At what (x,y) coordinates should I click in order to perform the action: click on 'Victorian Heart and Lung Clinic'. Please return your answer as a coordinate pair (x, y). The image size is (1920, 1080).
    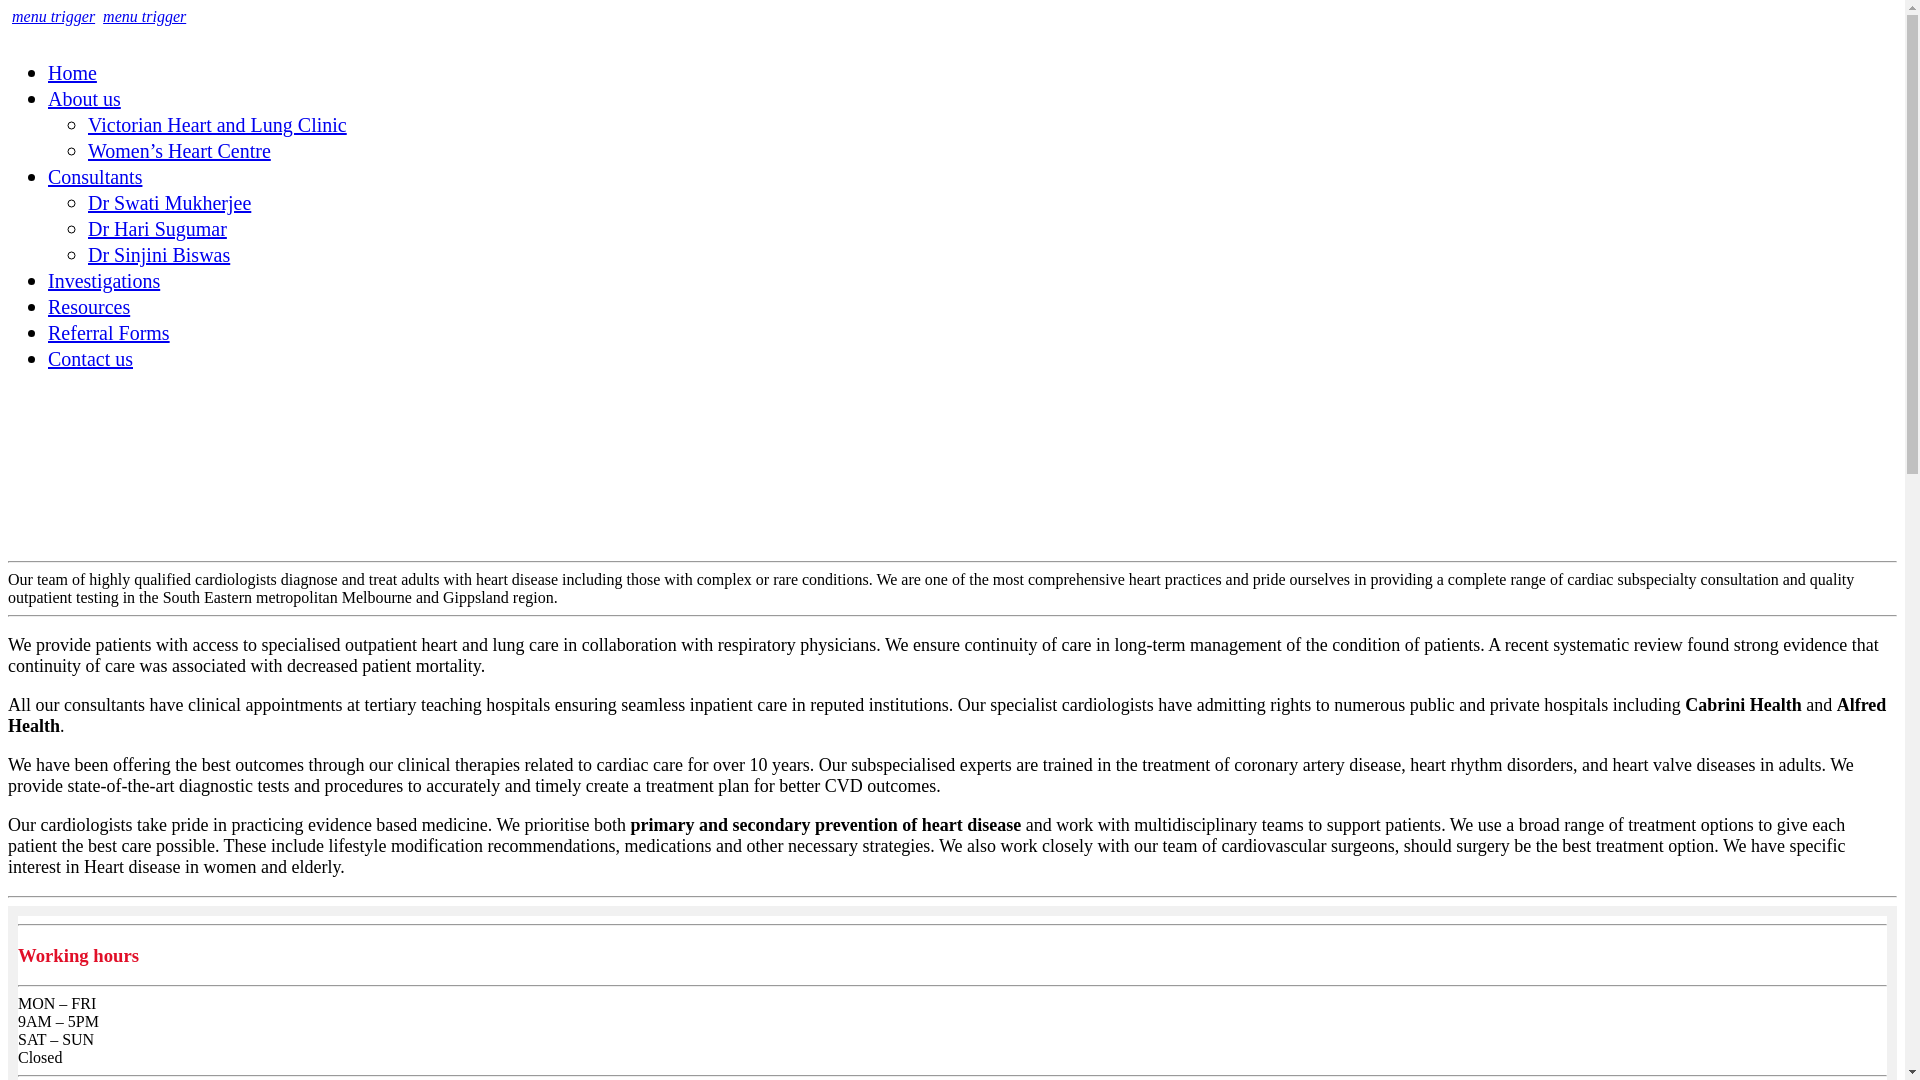
    Looking at the image, I should click on (217, 124).